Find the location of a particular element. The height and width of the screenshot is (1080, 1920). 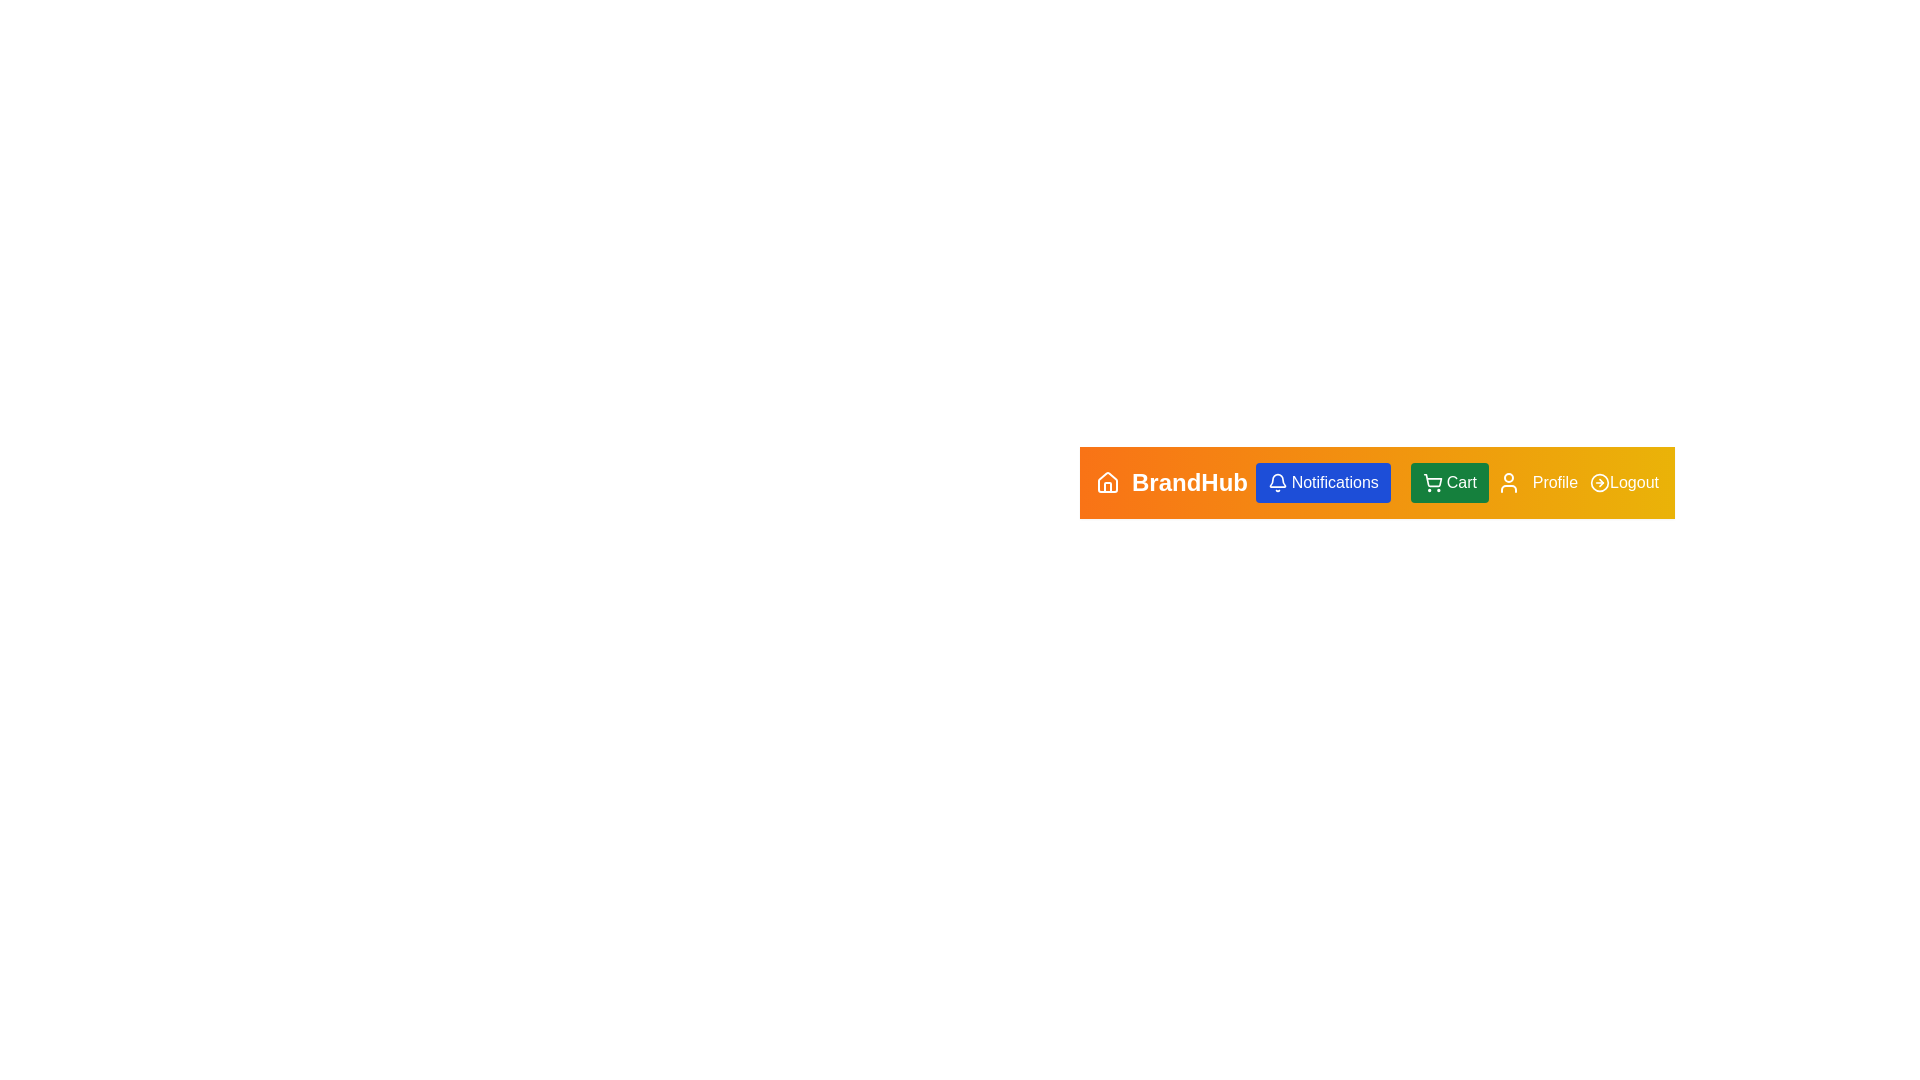

the Notifications button to view notifications is located at coordinates (1323, 482).